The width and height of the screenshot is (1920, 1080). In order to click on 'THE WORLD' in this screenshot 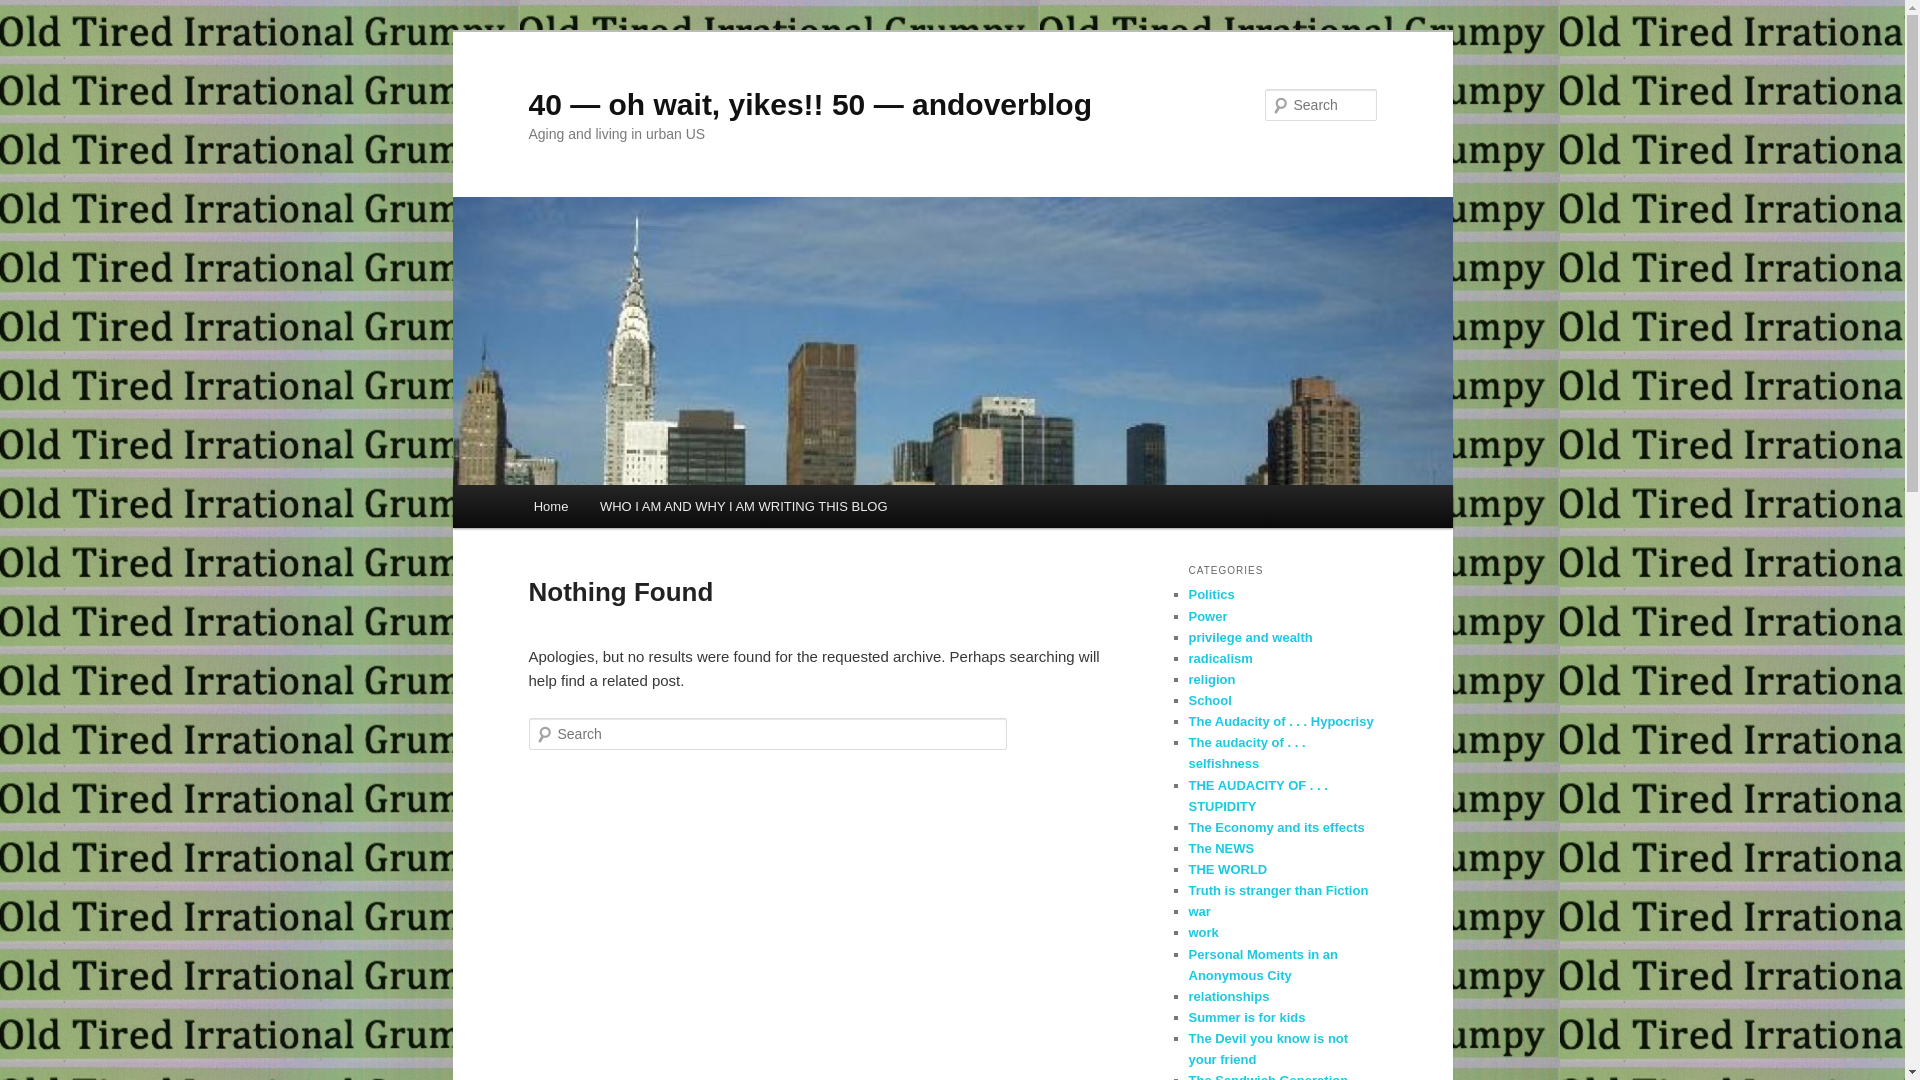, I will do `click(1226, 868)`.